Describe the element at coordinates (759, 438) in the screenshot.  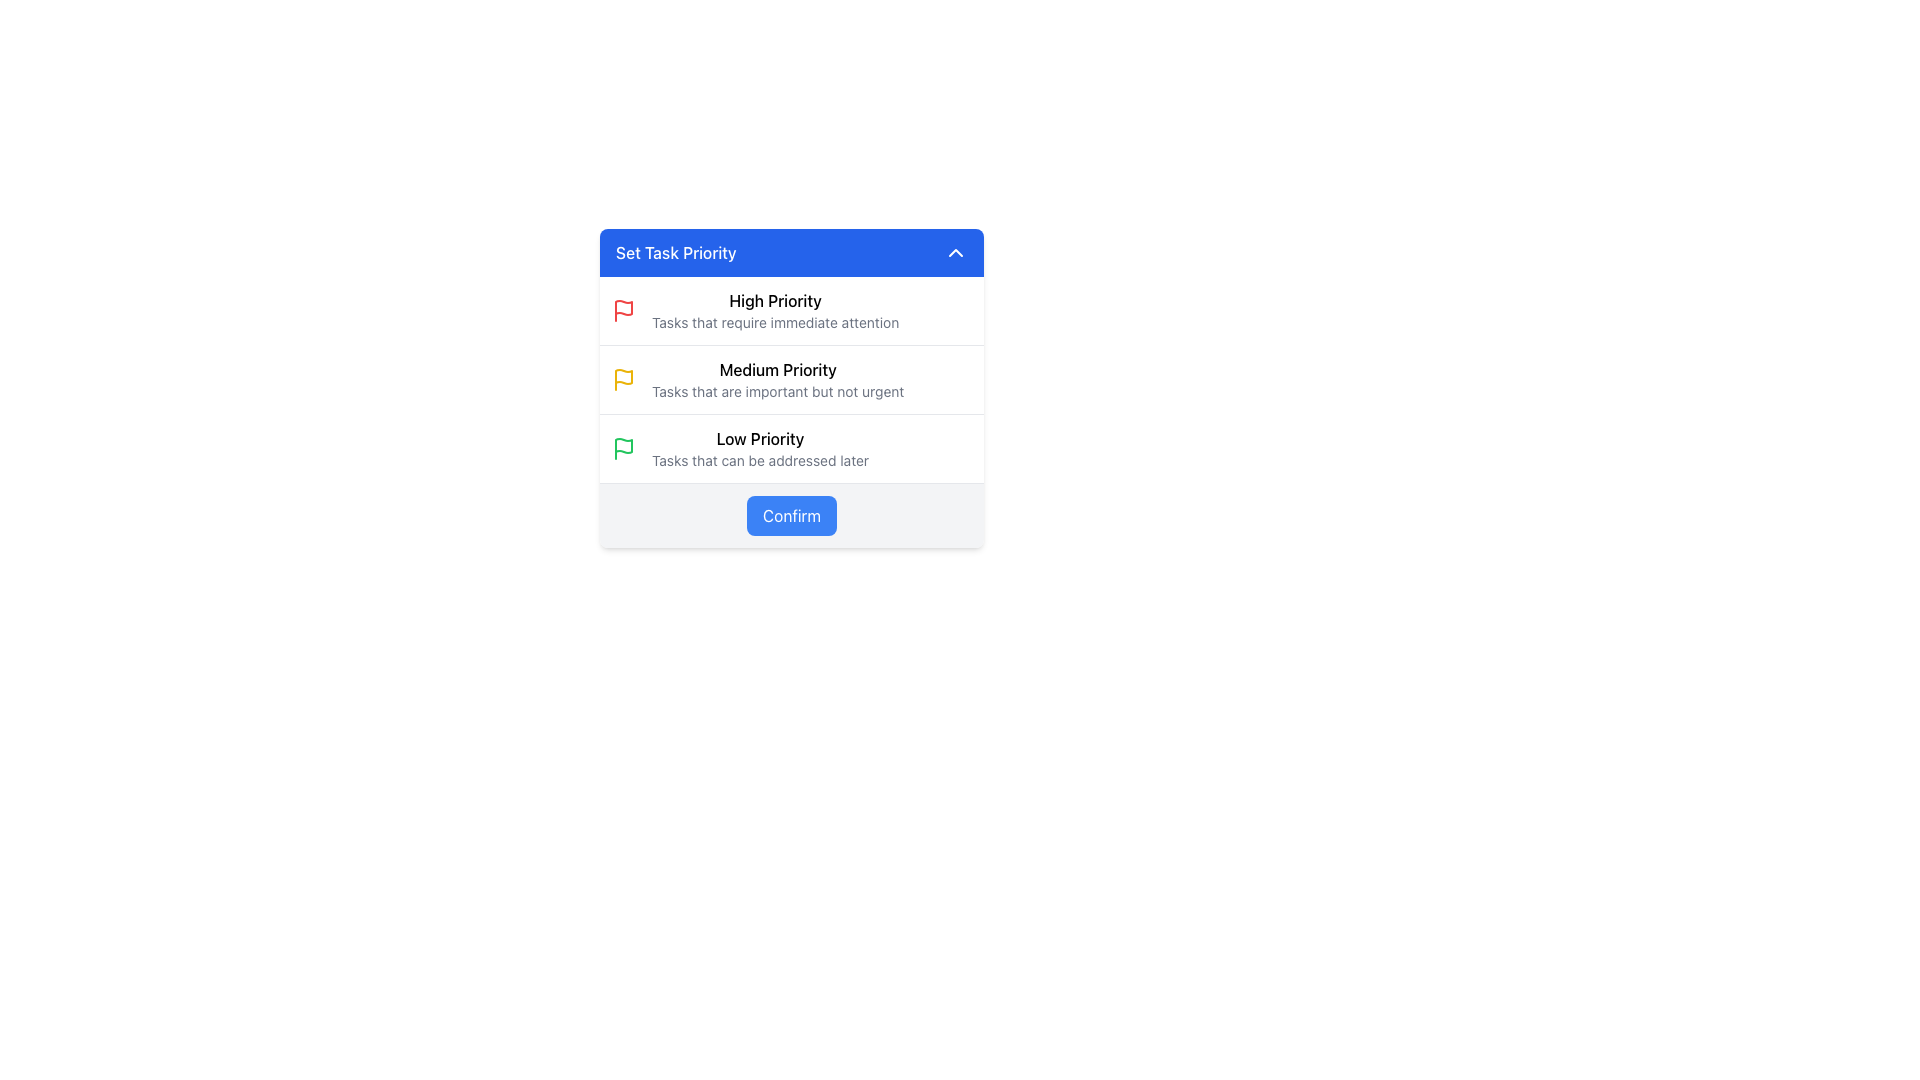
I see `the 'Low Priority' text label element which is styled in bold font and located in the priority selection list above the description 'Tasks that can be addressed later.'` at that location.